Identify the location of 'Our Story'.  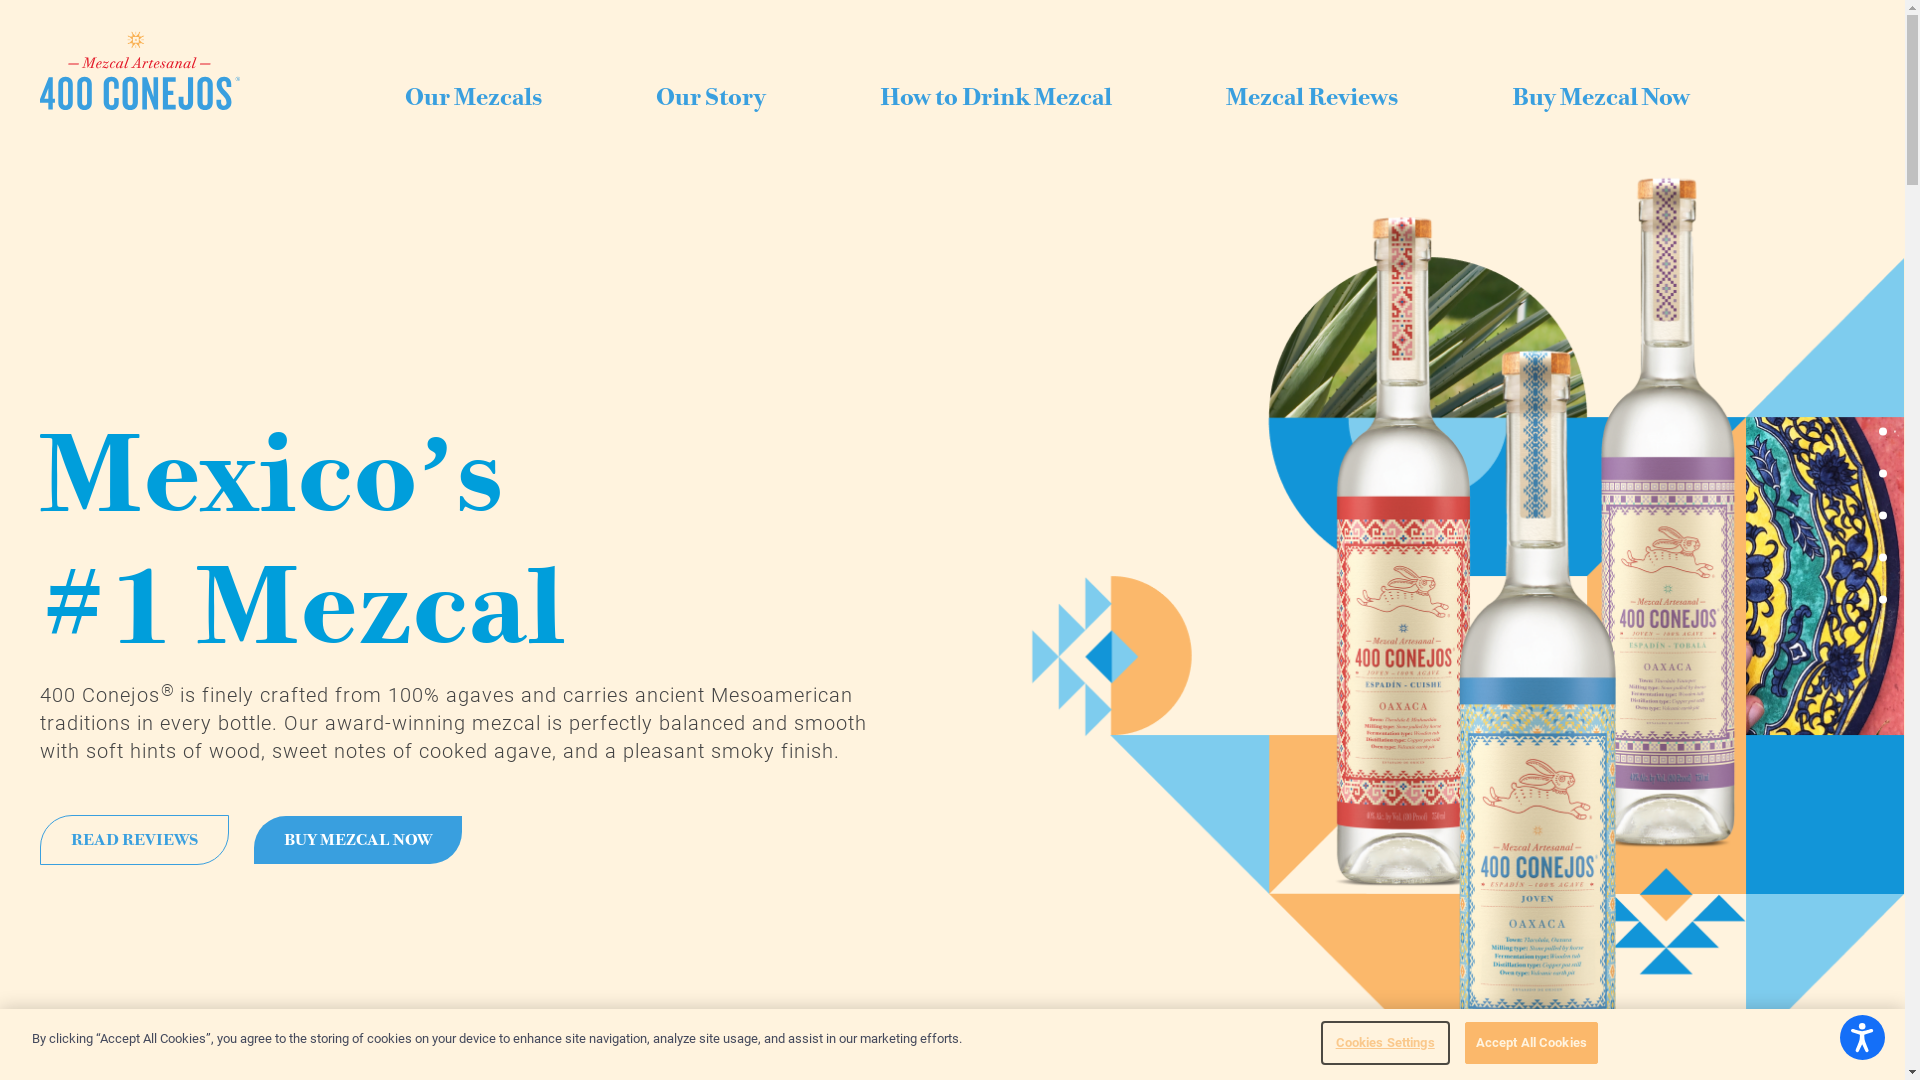
(710, 100).